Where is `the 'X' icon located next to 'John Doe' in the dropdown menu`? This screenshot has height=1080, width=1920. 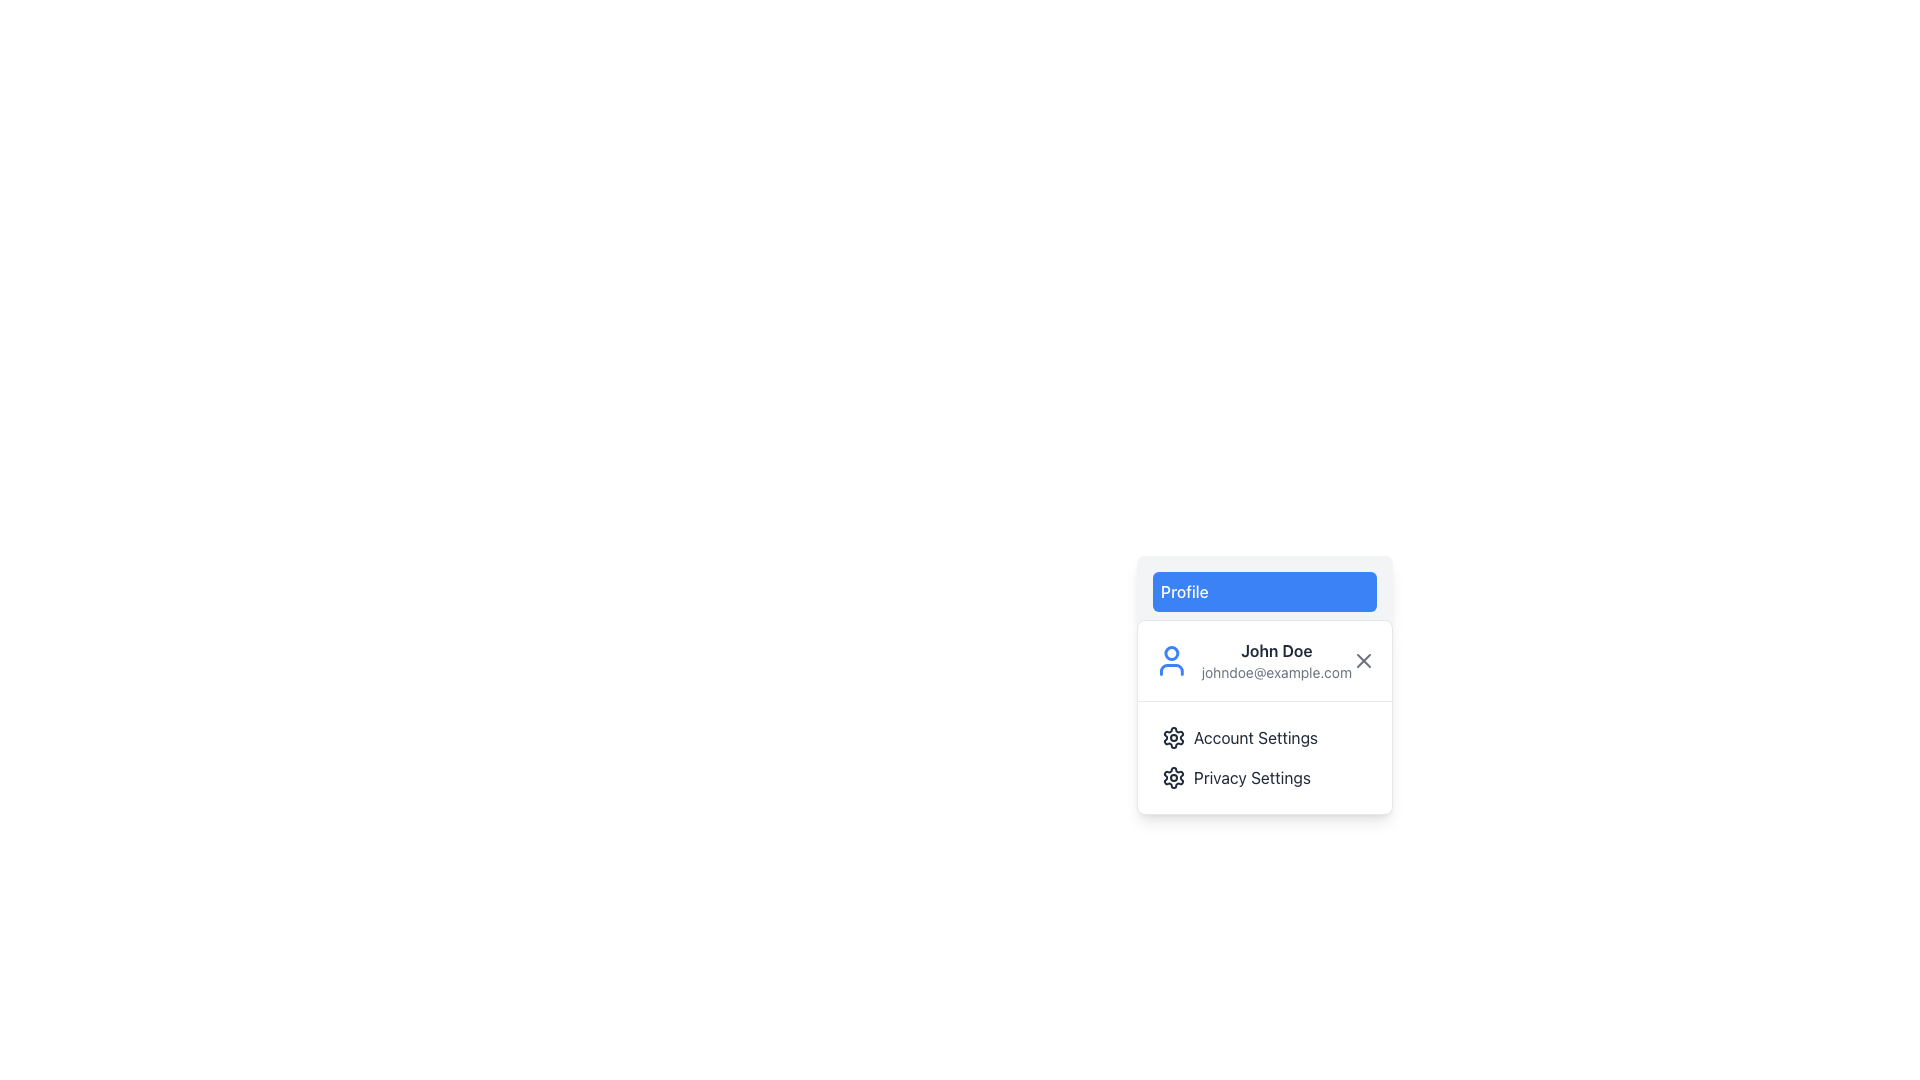 the 'X' icon located next to 'John Doe' in the dropdown menu is located at coordinates (1362, 660).